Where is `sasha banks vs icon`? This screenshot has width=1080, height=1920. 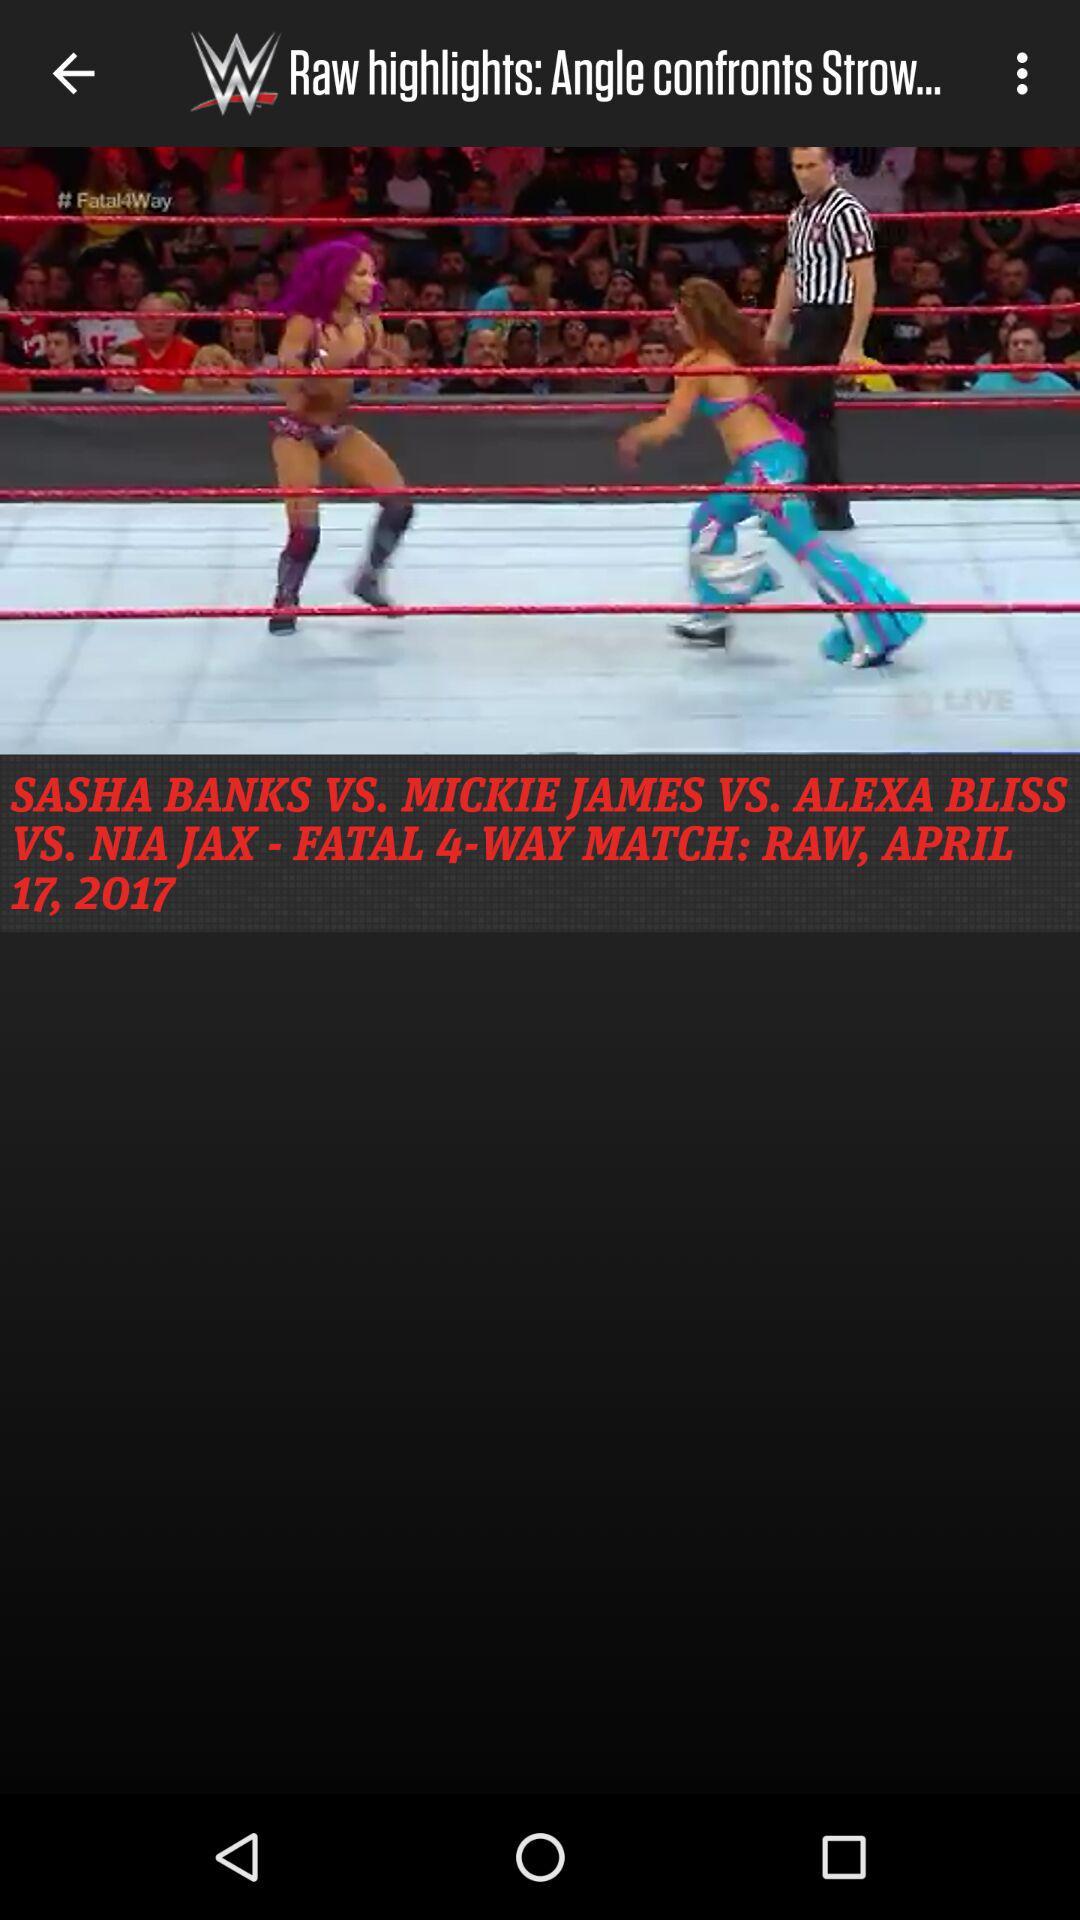
sasha banks vs icon is located at coordinates (540, 843).